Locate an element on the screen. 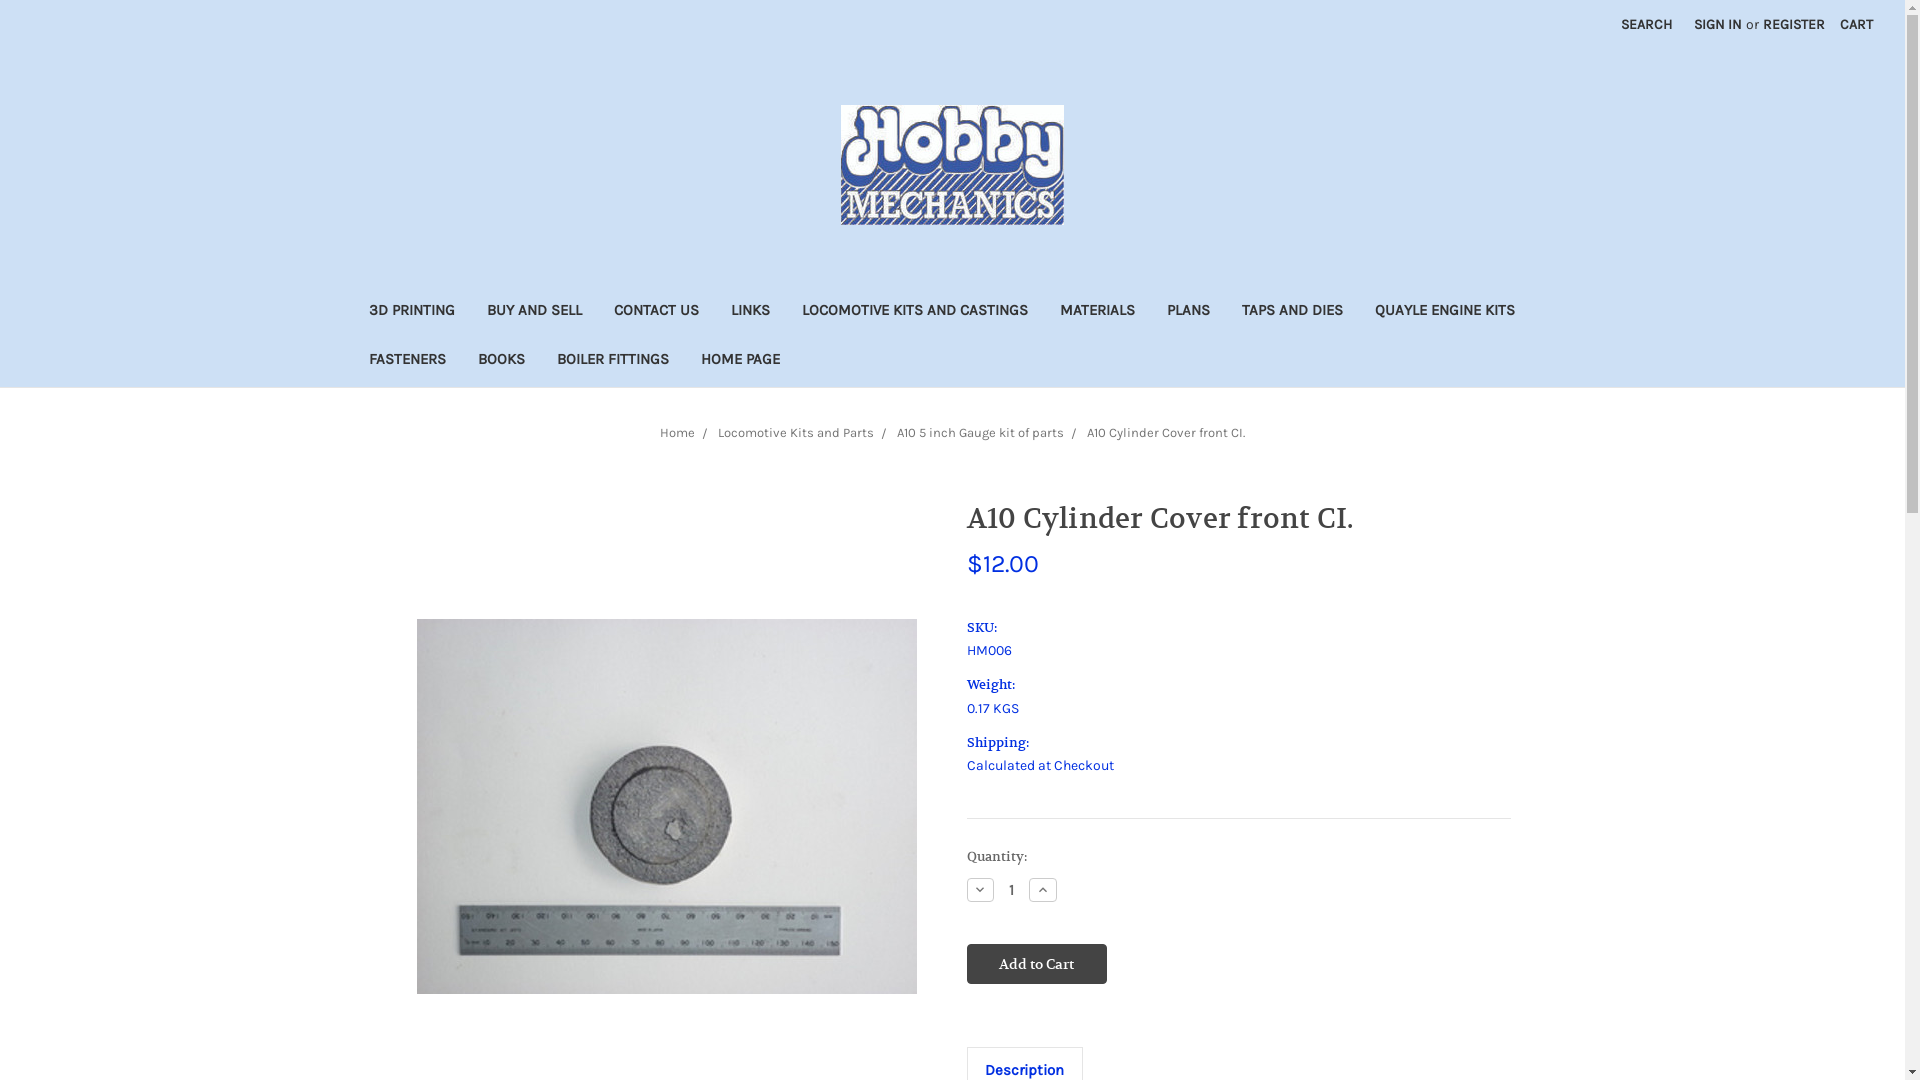 The height and width of the screenshot is (1080, 1920). 'SIGN IN' is located at coordinates (1717, 24).